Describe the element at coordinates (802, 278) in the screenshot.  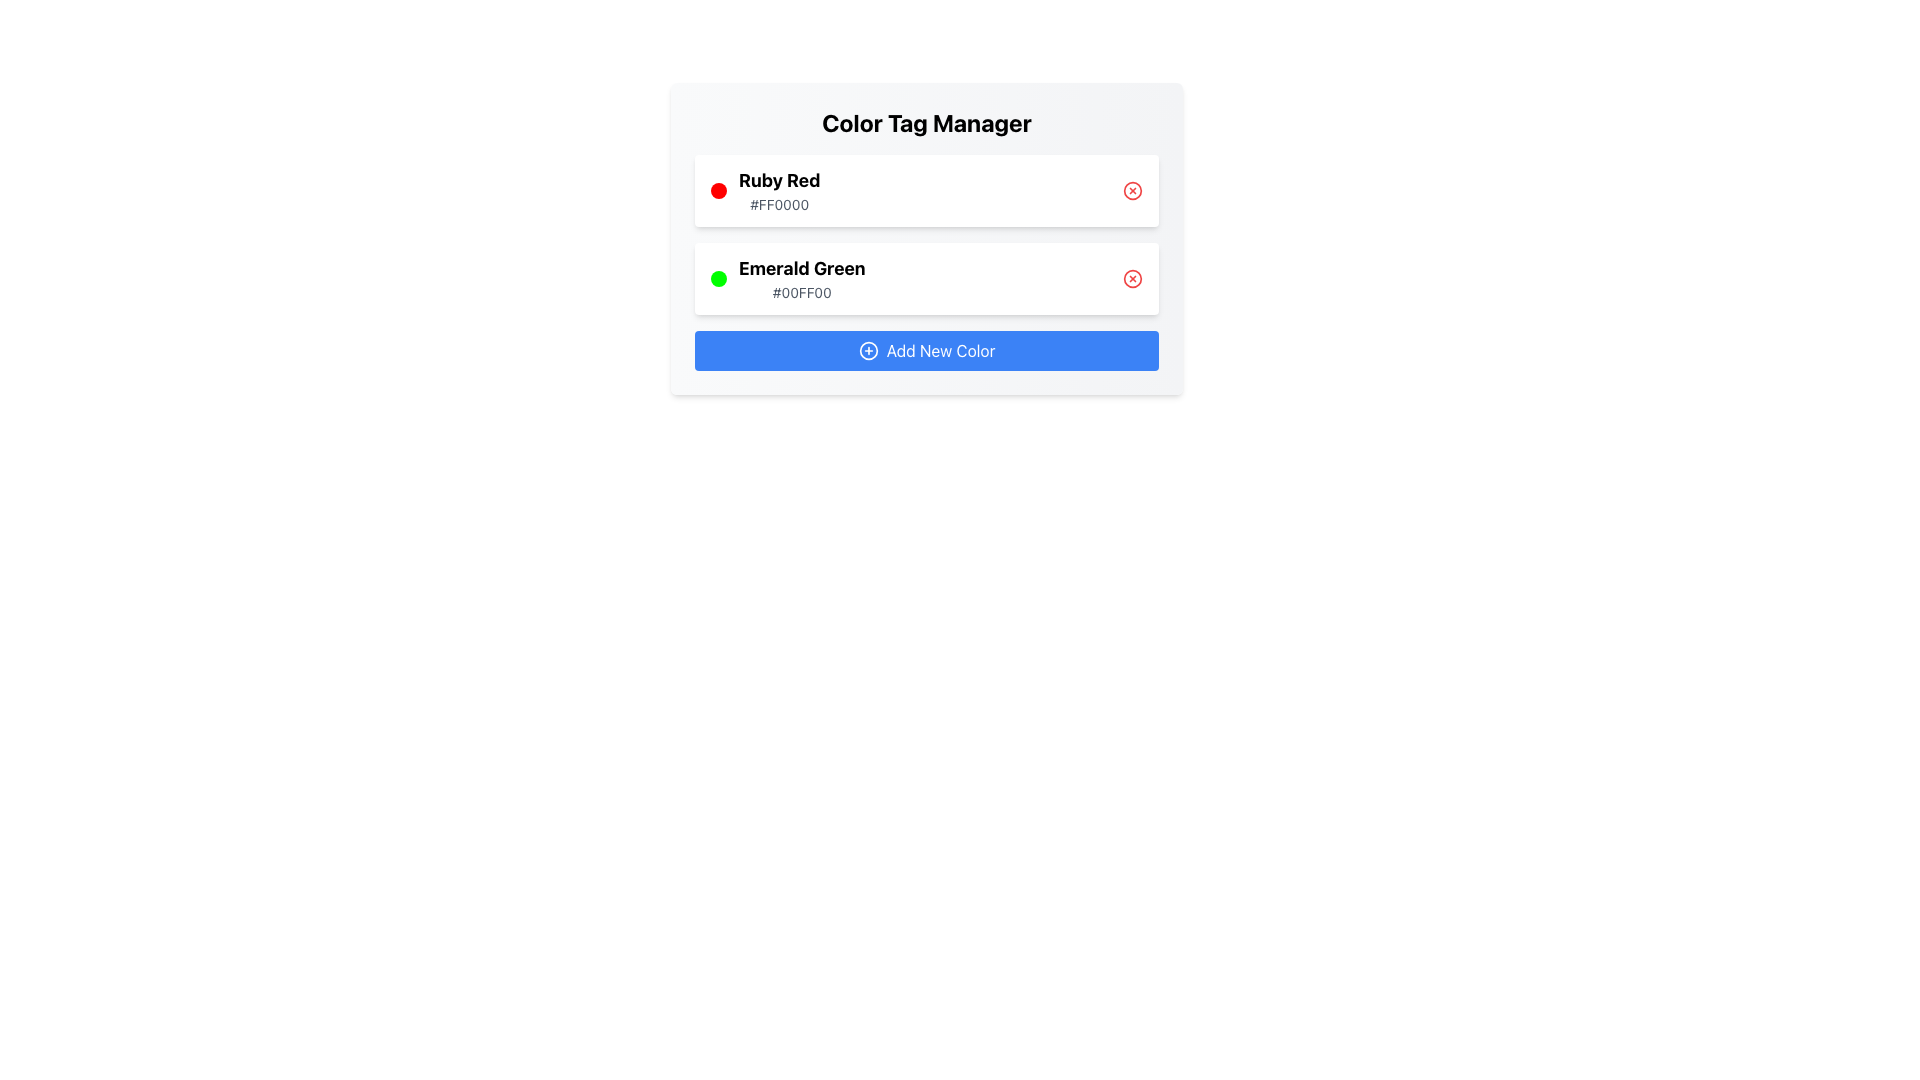
I see `contents of the text label displaying 'Emerald Green' and its corresponding color code '#00FF00', which is located in the middle of the second row of color tags` at that location.